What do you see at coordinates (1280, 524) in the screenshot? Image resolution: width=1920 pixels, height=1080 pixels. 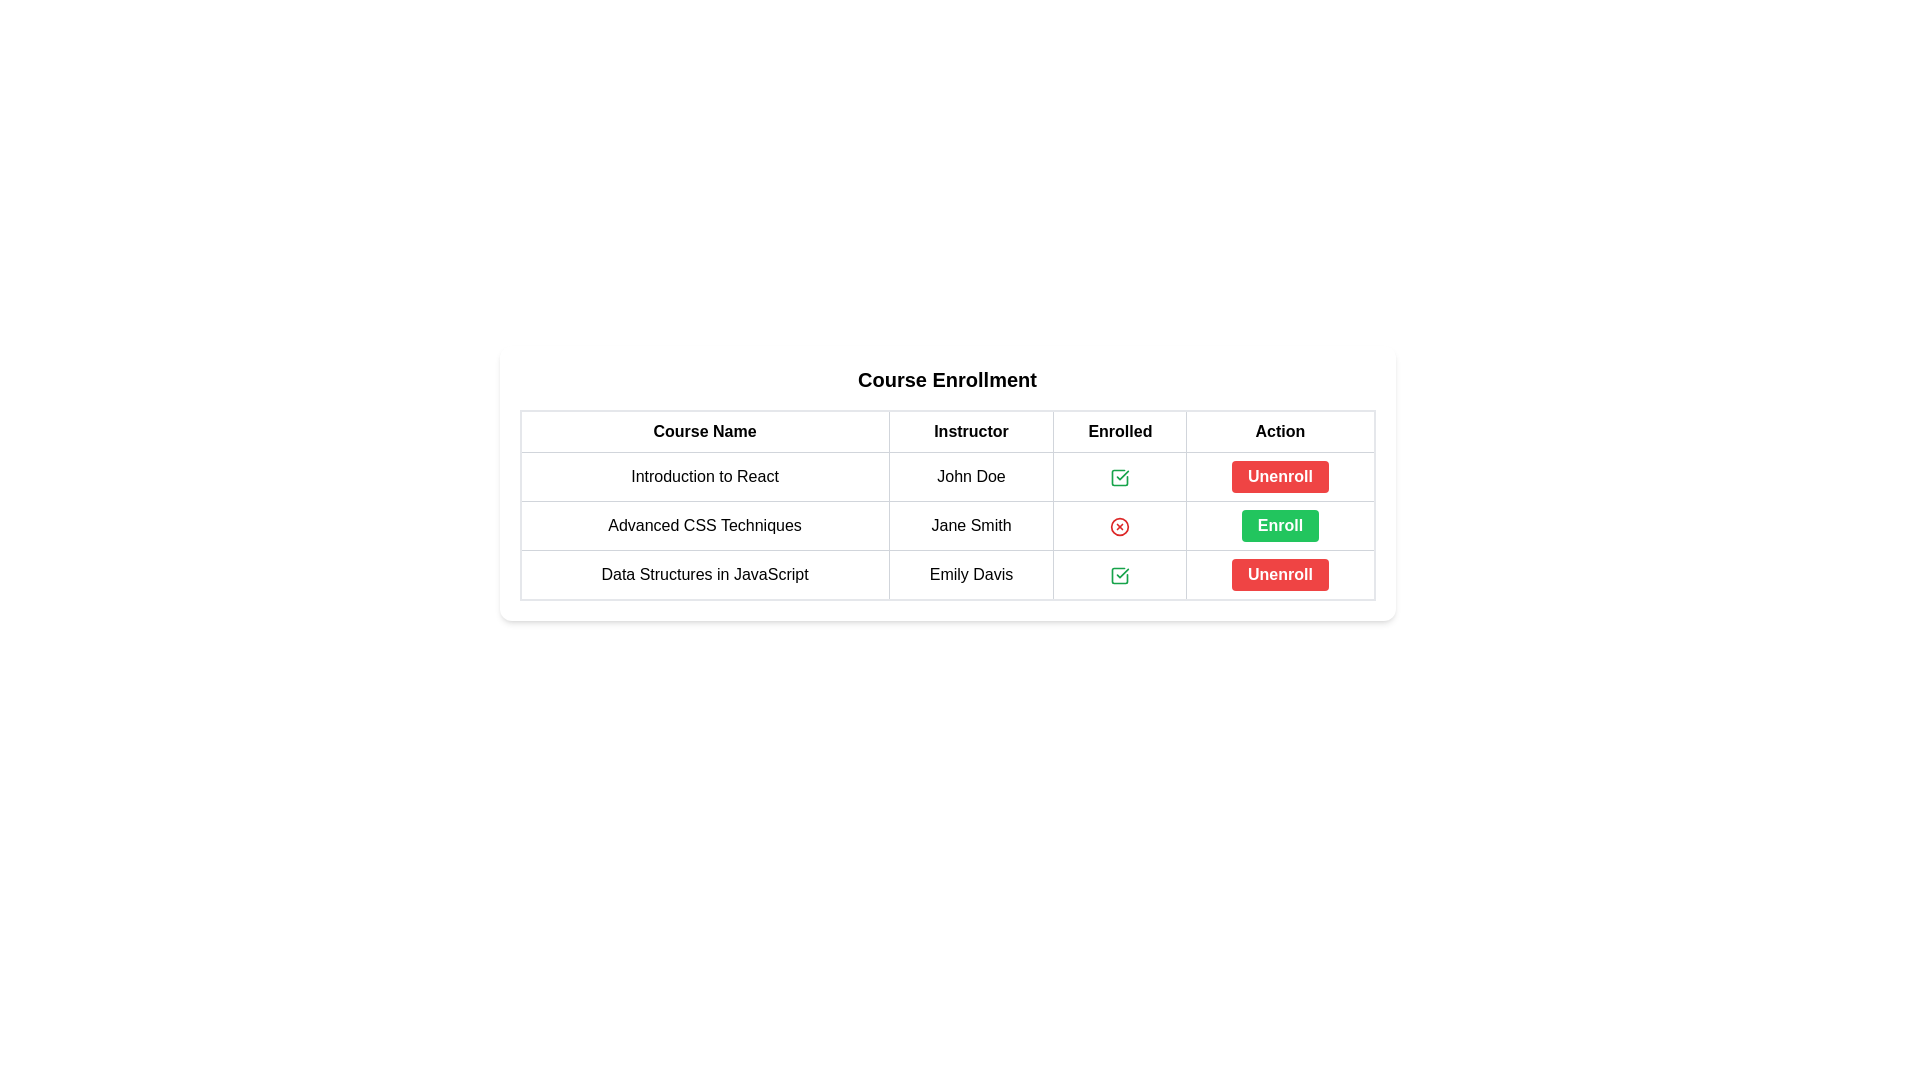 I see `the 'Enroll' button with a green background in the fifth column of the second row of the table for the course 'Advanced CSS Techniques' taught by 'Jane Smith' to enroll in the course` at bounding box center [1280, 524].